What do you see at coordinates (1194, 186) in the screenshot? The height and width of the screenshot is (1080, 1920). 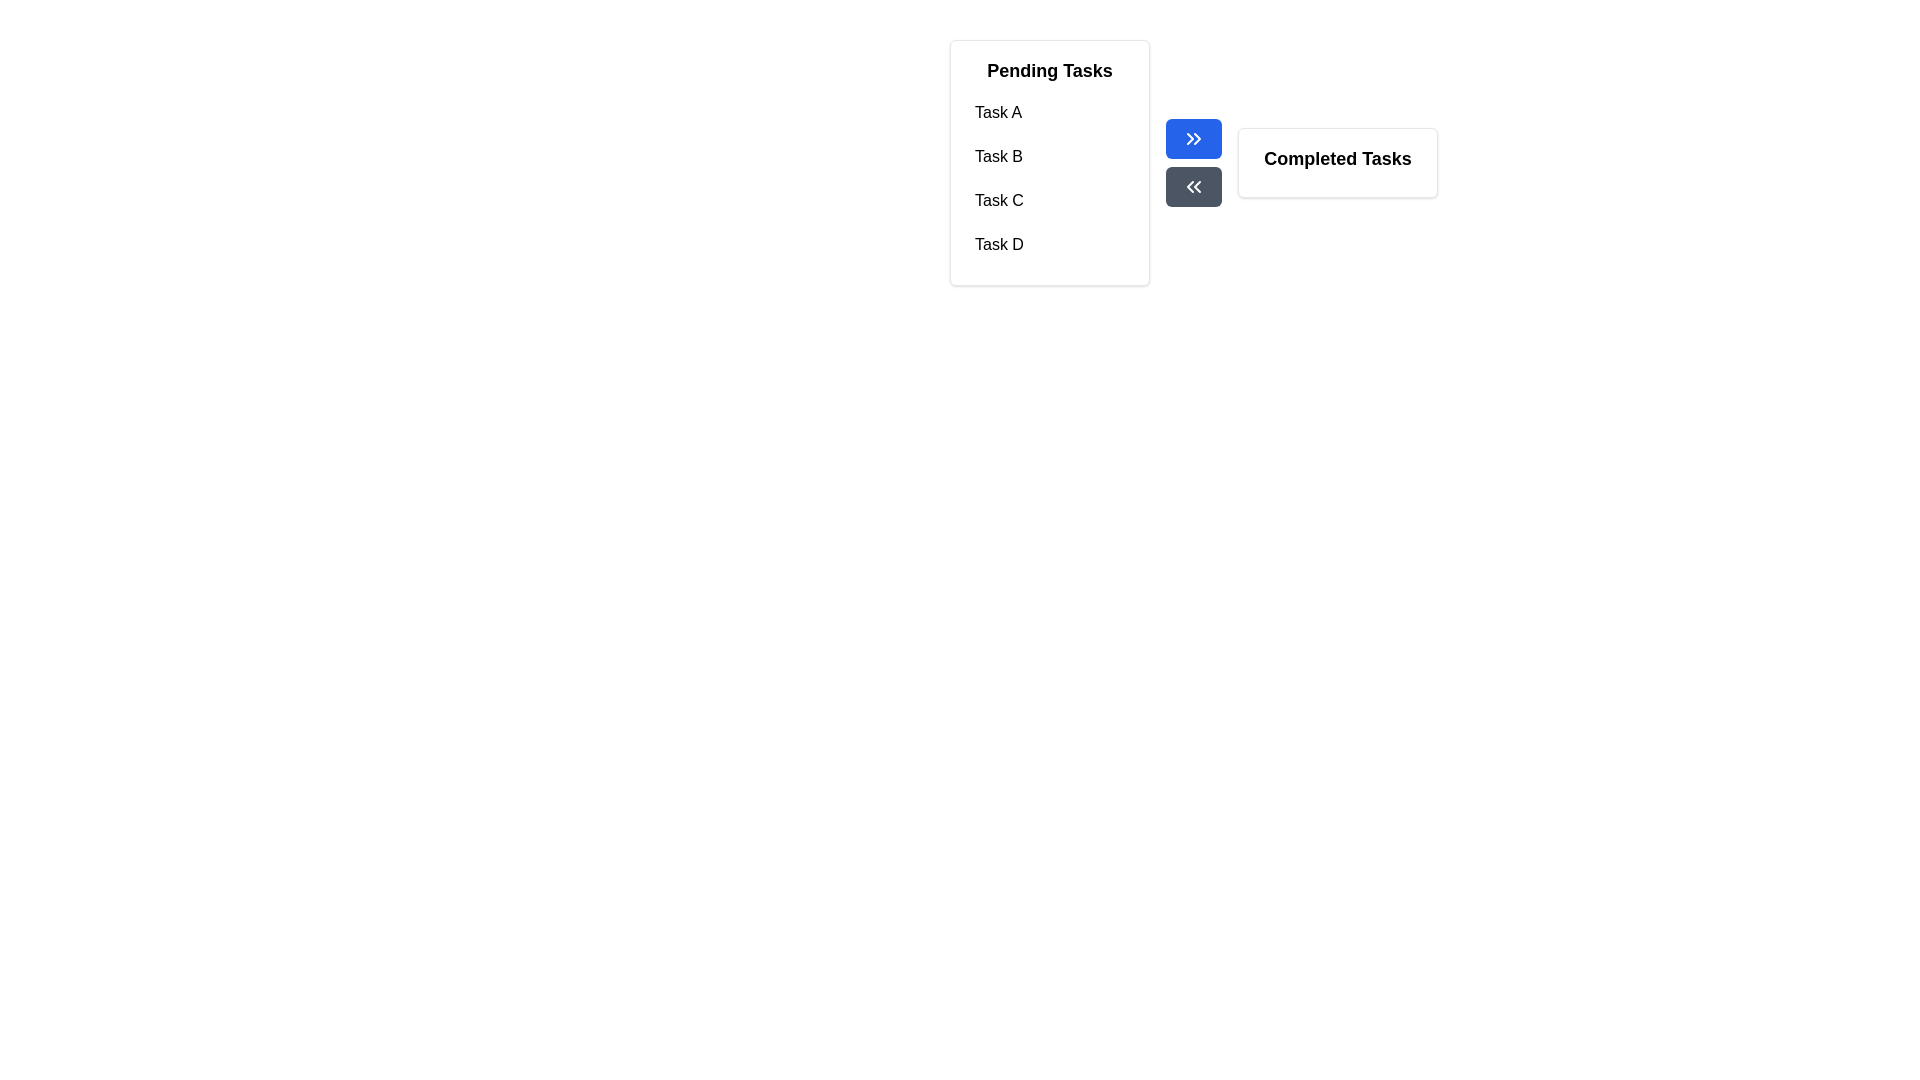 I see `the leftward double-chevron icon on the dark gray rectangular button` at bounding box center [1194, 186].